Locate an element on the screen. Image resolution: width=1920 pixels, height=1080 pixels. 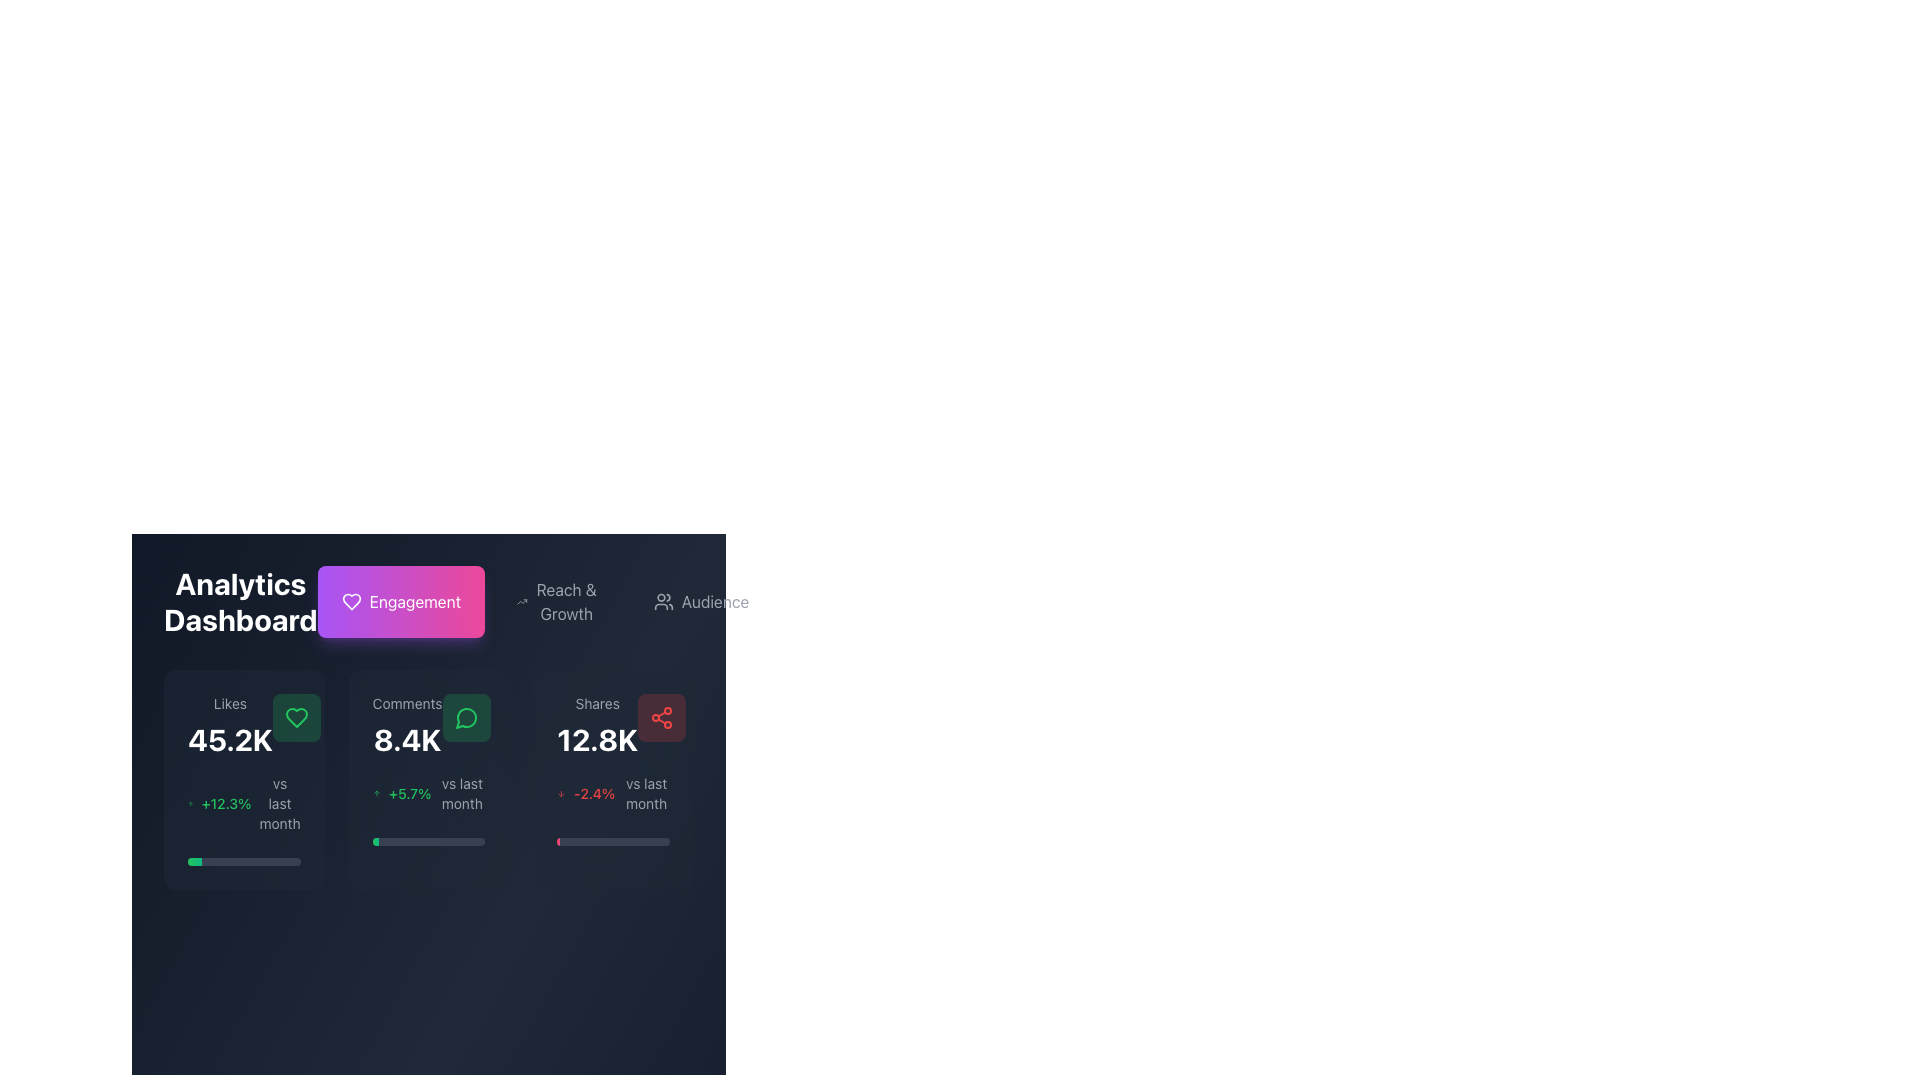
the 'Shares' static text element displaying '12.8K' with a bold white font, which is positioned on the right side of the grid along with 'Likes' and 'Comments' is located at coordinates (596, 725).